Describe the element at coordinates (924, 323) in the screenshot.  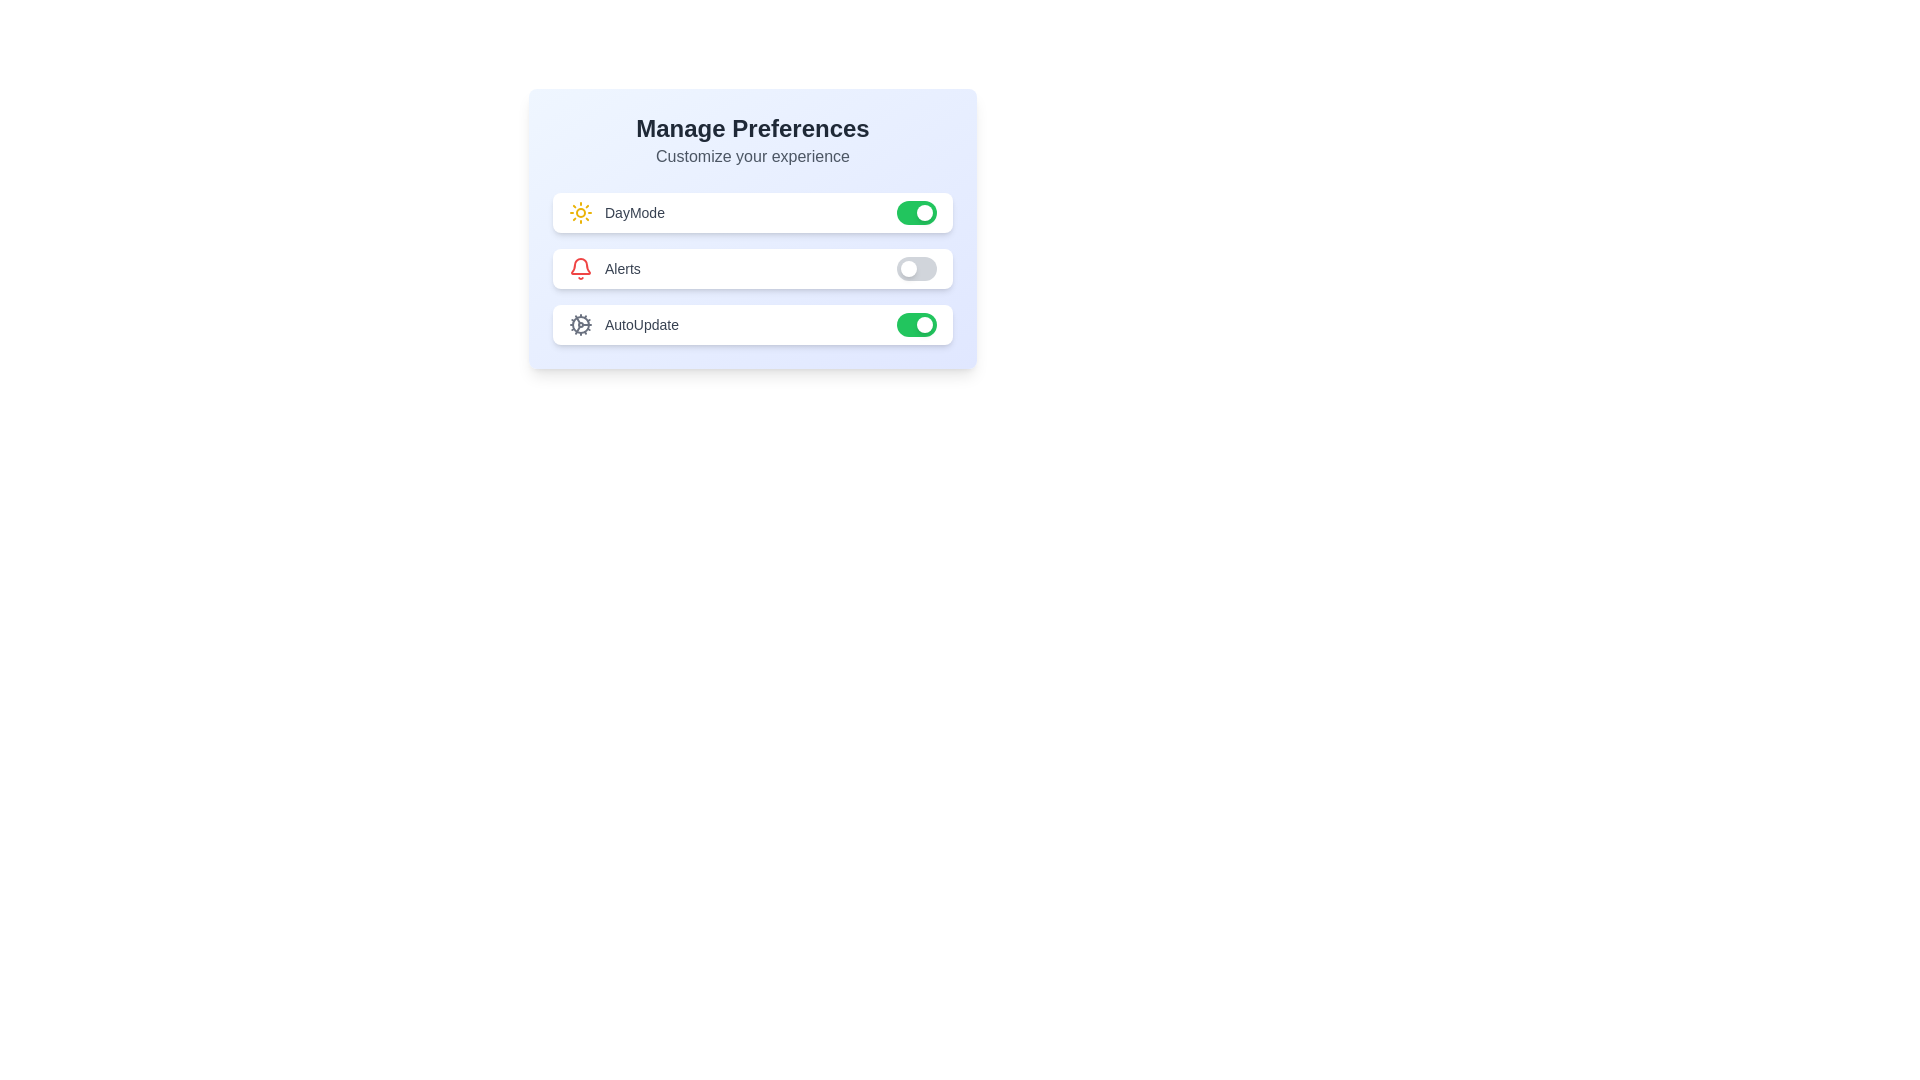
I see `the circular handle of the 'AutoUpdate' toggle switch` at that location.